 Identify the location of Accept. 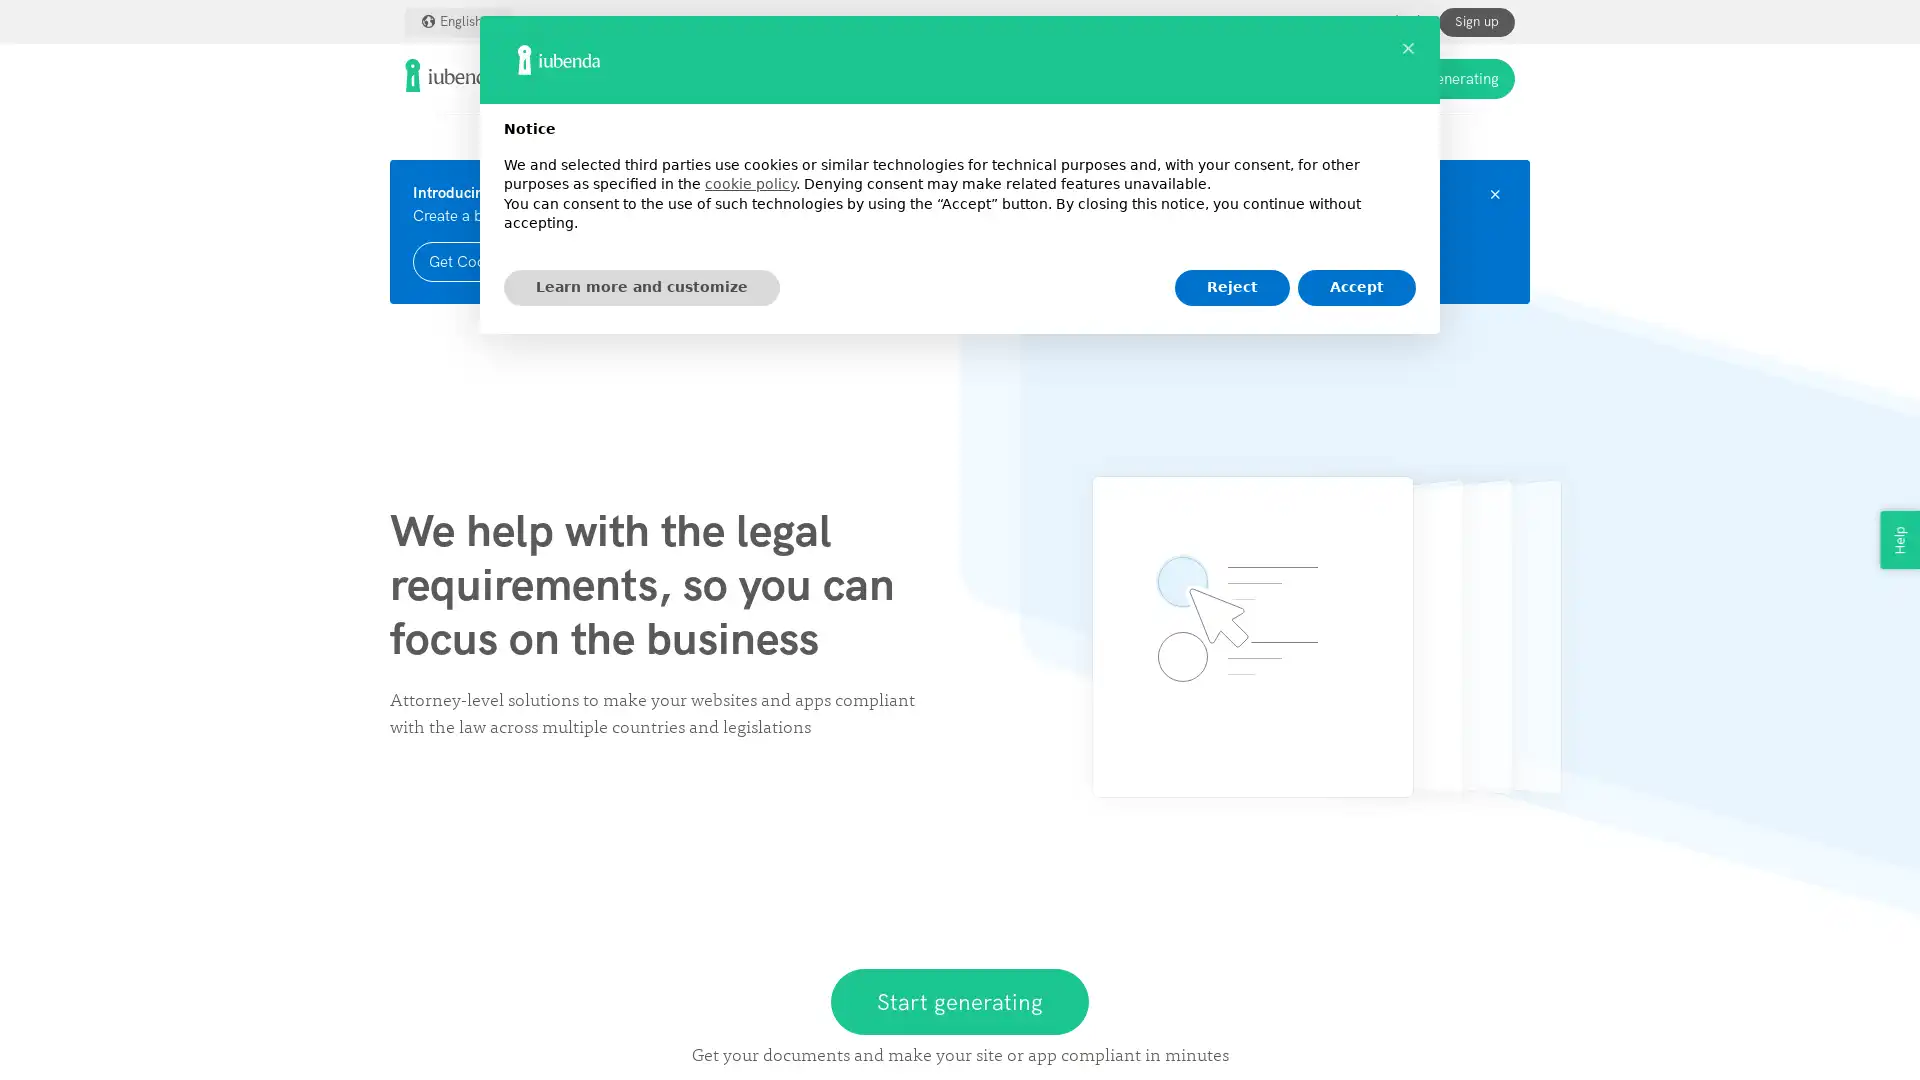
(1357, 286).